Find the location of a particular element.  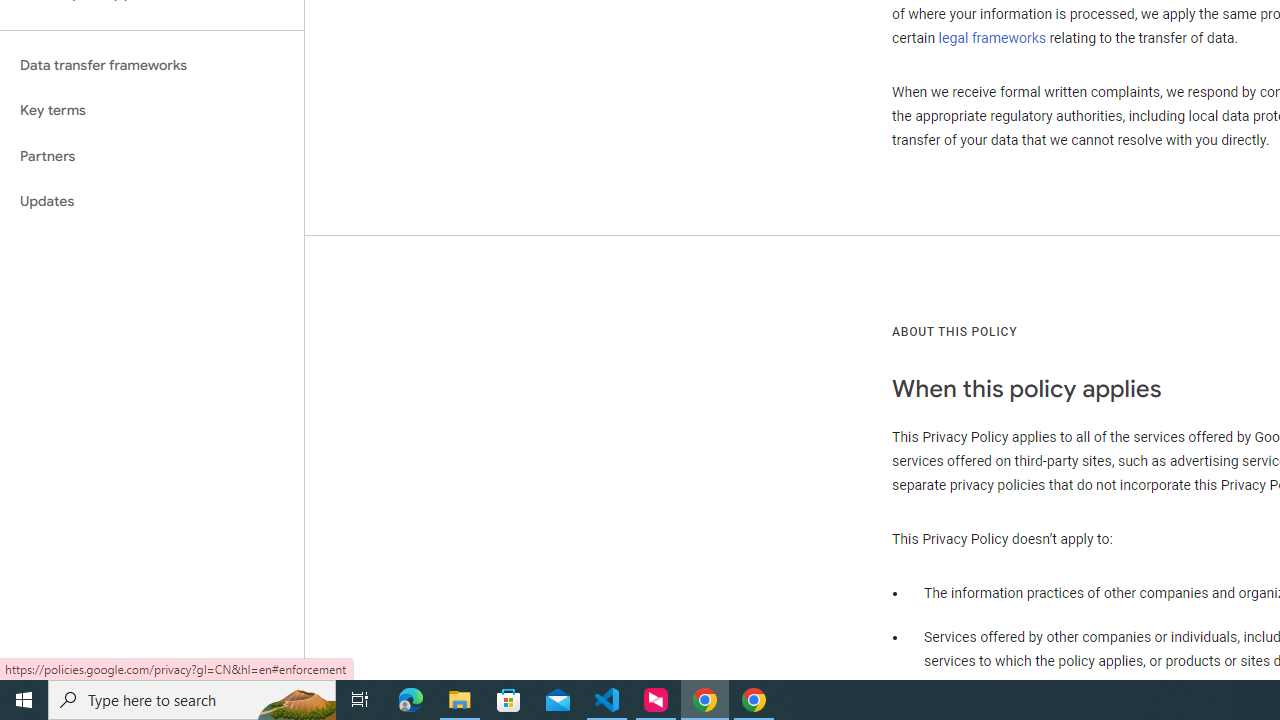

'Updates' is located at coordinates (151, 201).